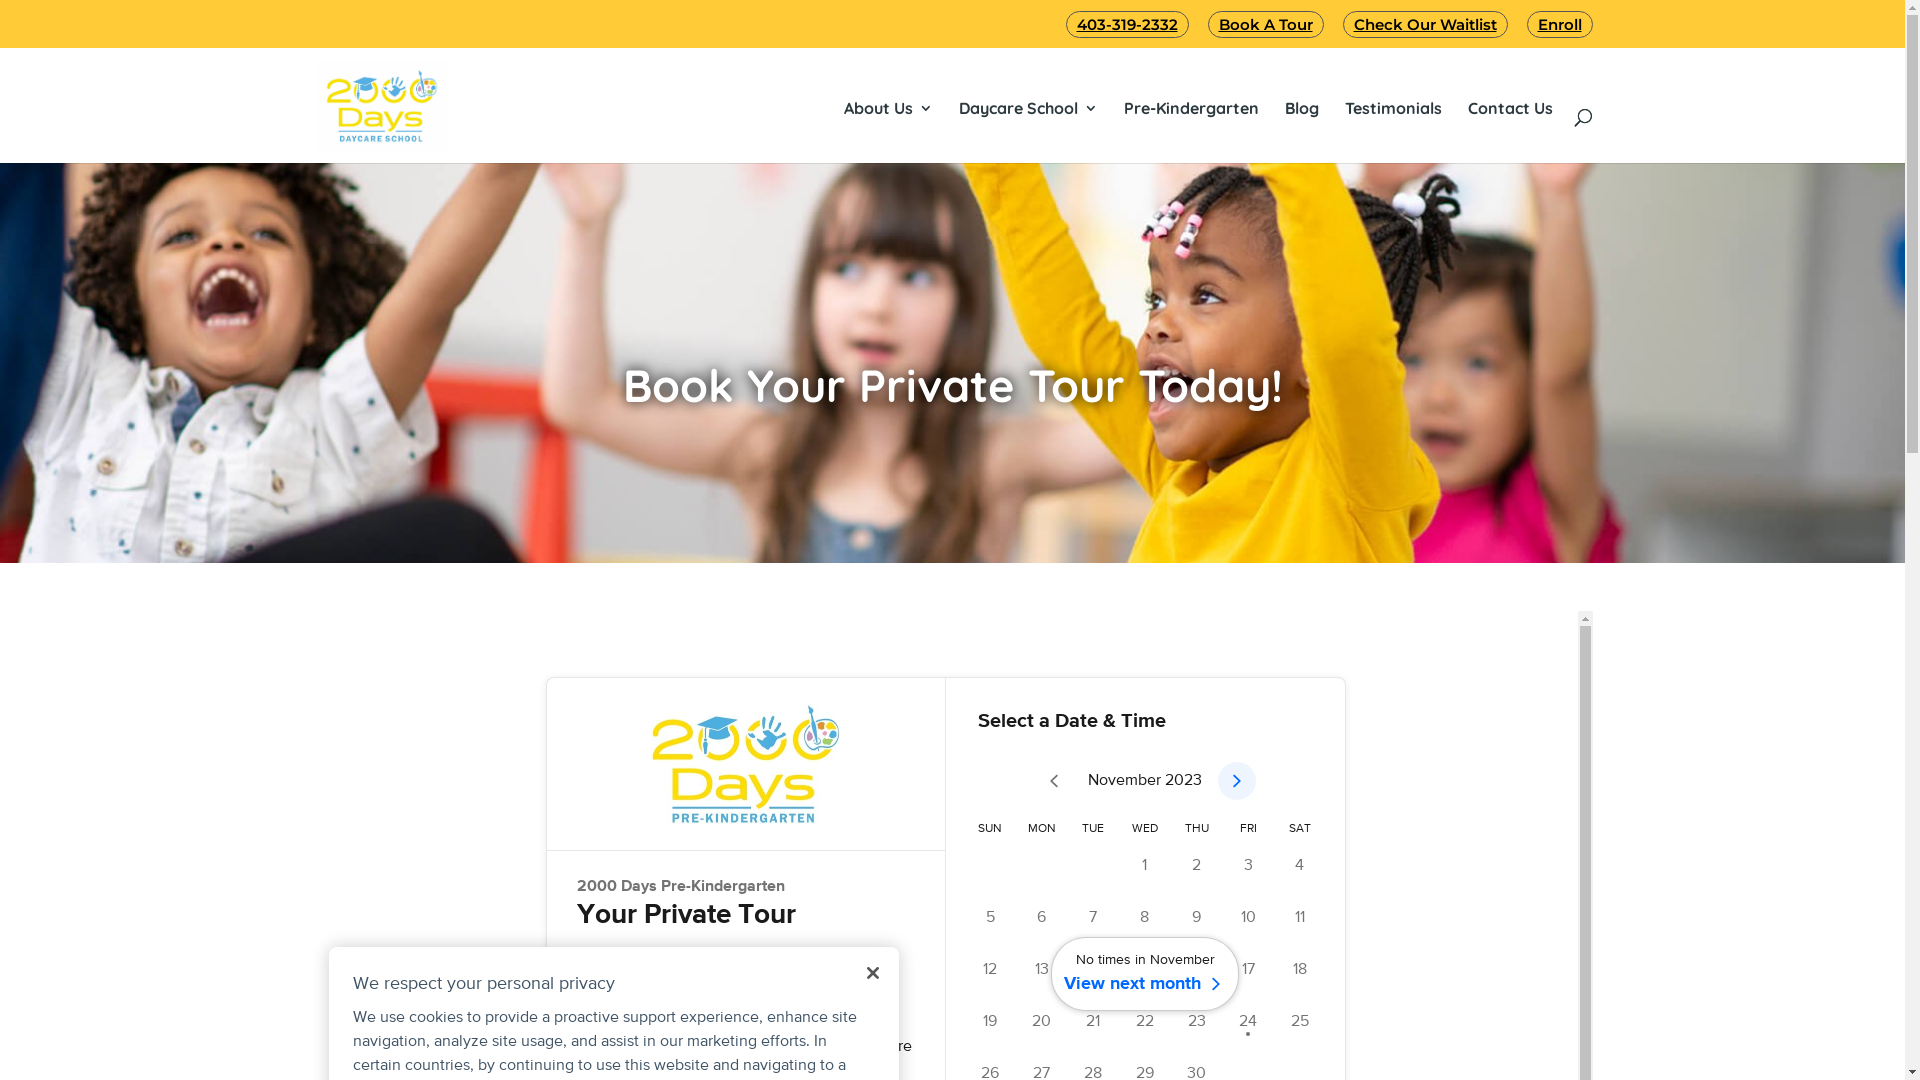  What do you see at coordinates (1127, 24) in the screenshot?
I see `'403-319-2332'` at bounding box center [1127, 24].